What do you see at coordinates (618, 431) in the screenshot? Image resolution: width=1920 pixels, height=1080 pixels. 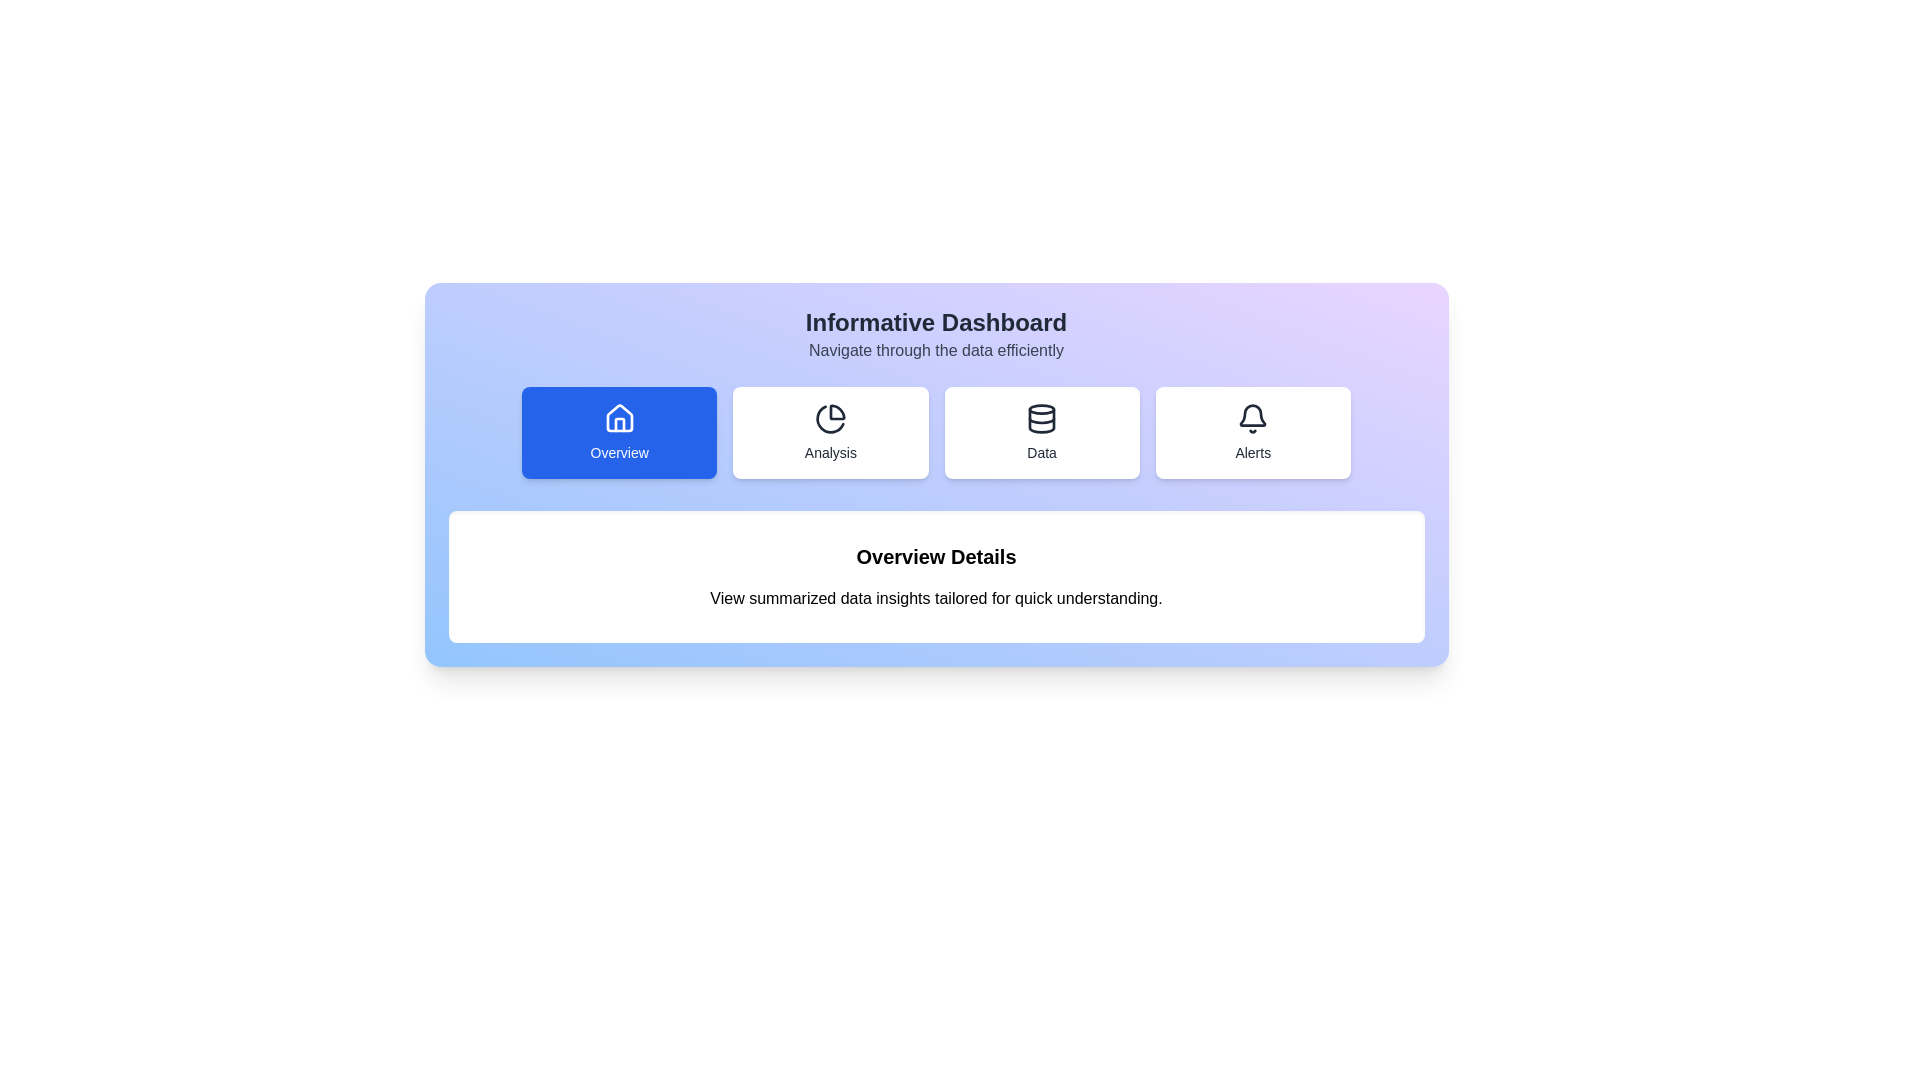 I see `the bright blue 'Overview' button with a white house icon and text below it` at bounding box center [618, 431].